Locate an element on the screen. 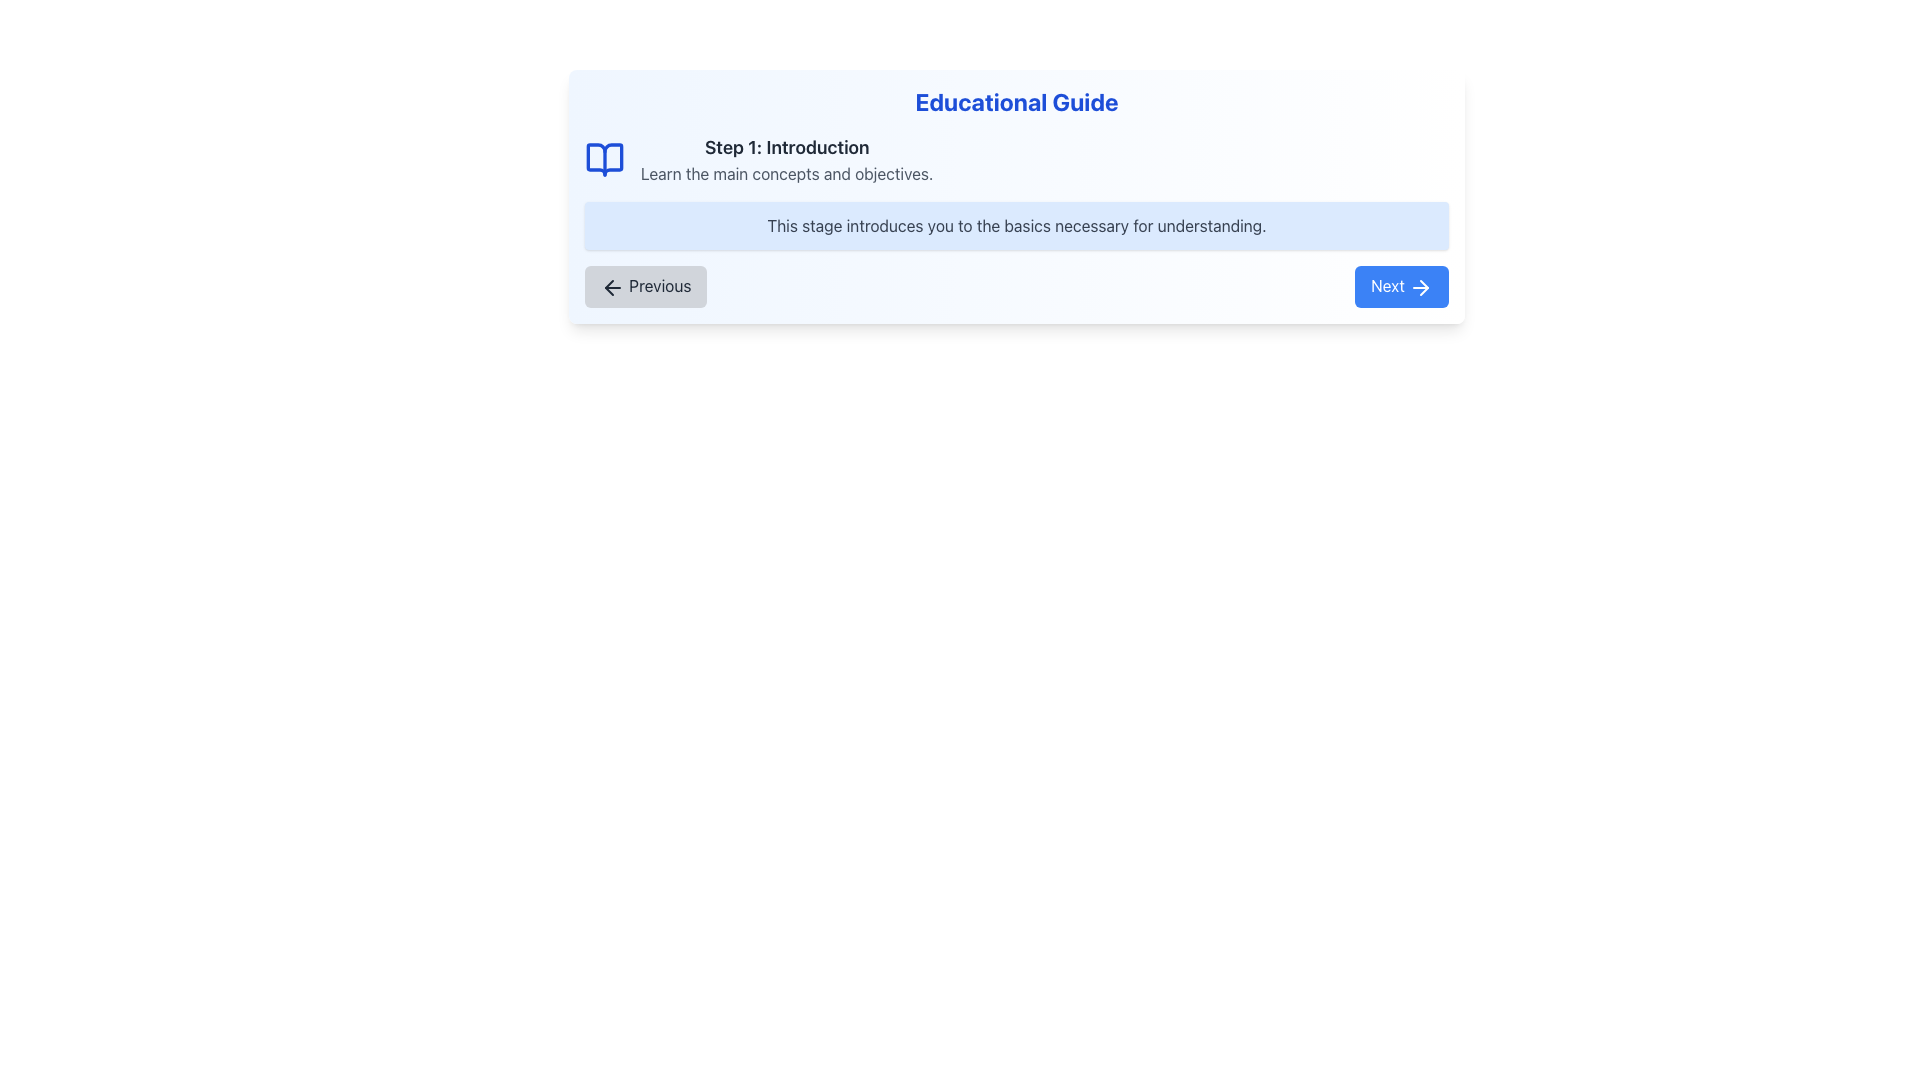 The width and height of the screenshot is (1920, 1080). the right half of the open book icon in the top left corner of the interface, which represents the Educational Guide is located at coordinates (603, 158).